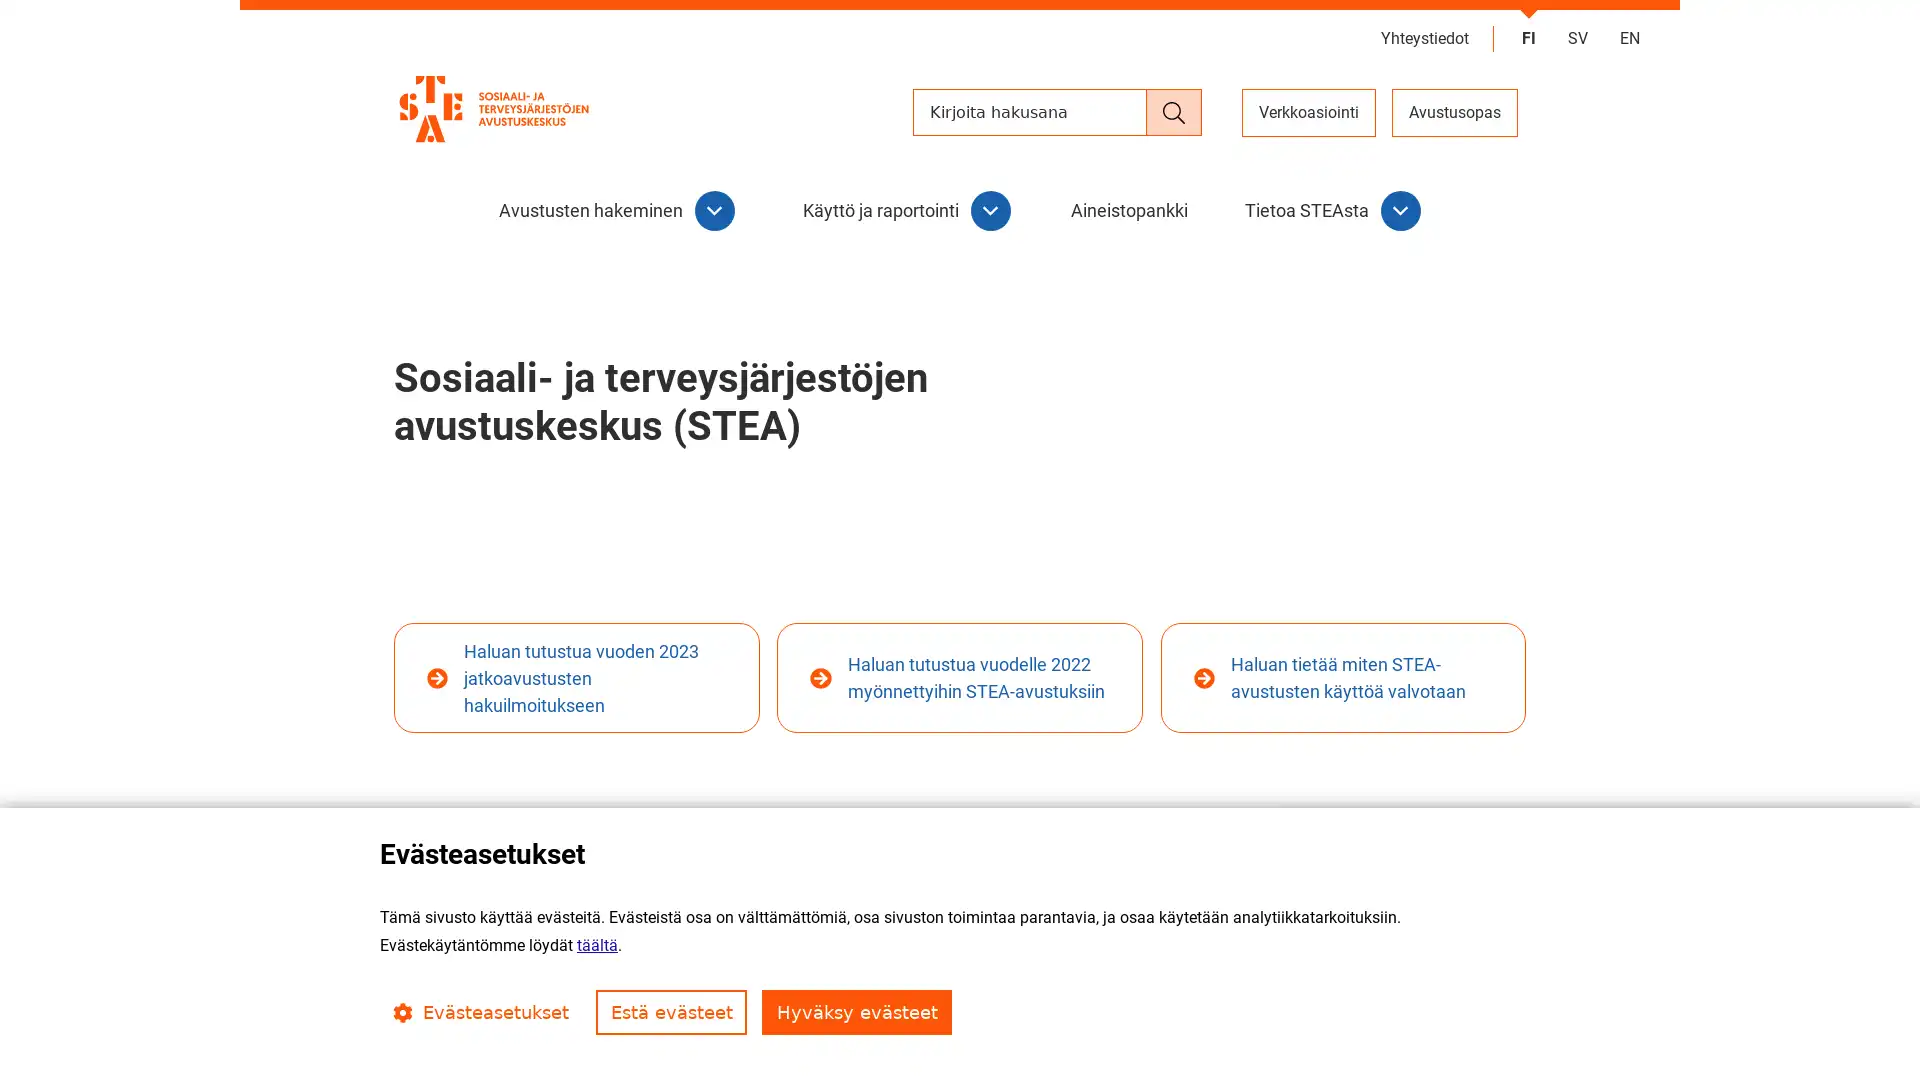 This screenshot has width=1920, height=1080. What do you see at coordinates (857, 1012) in the screenshot?
I see `Hyvaksy evasteet` at bounding box center [857, 1012].